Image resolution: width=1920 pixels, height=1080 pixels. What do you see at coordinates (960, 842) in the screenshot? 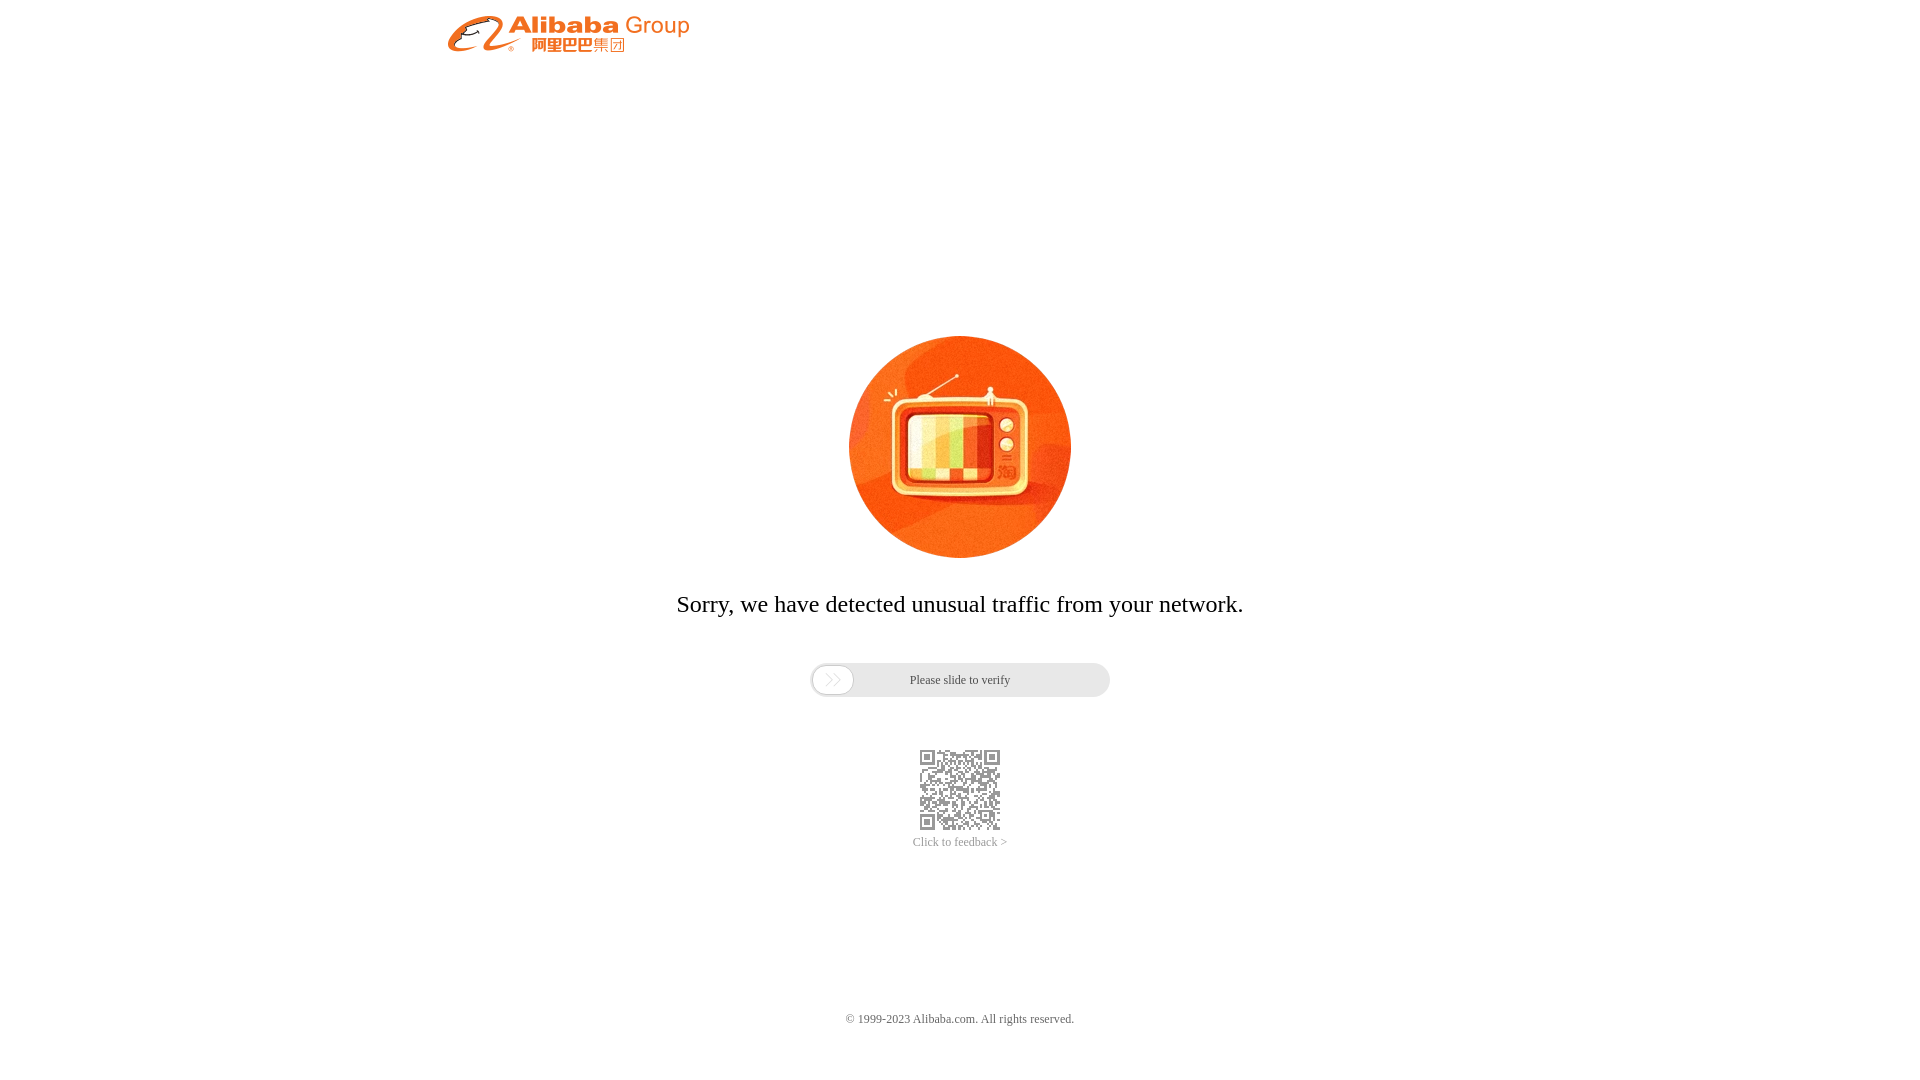
I see `'Click to feedback >'` at bounding box center [960, 842].